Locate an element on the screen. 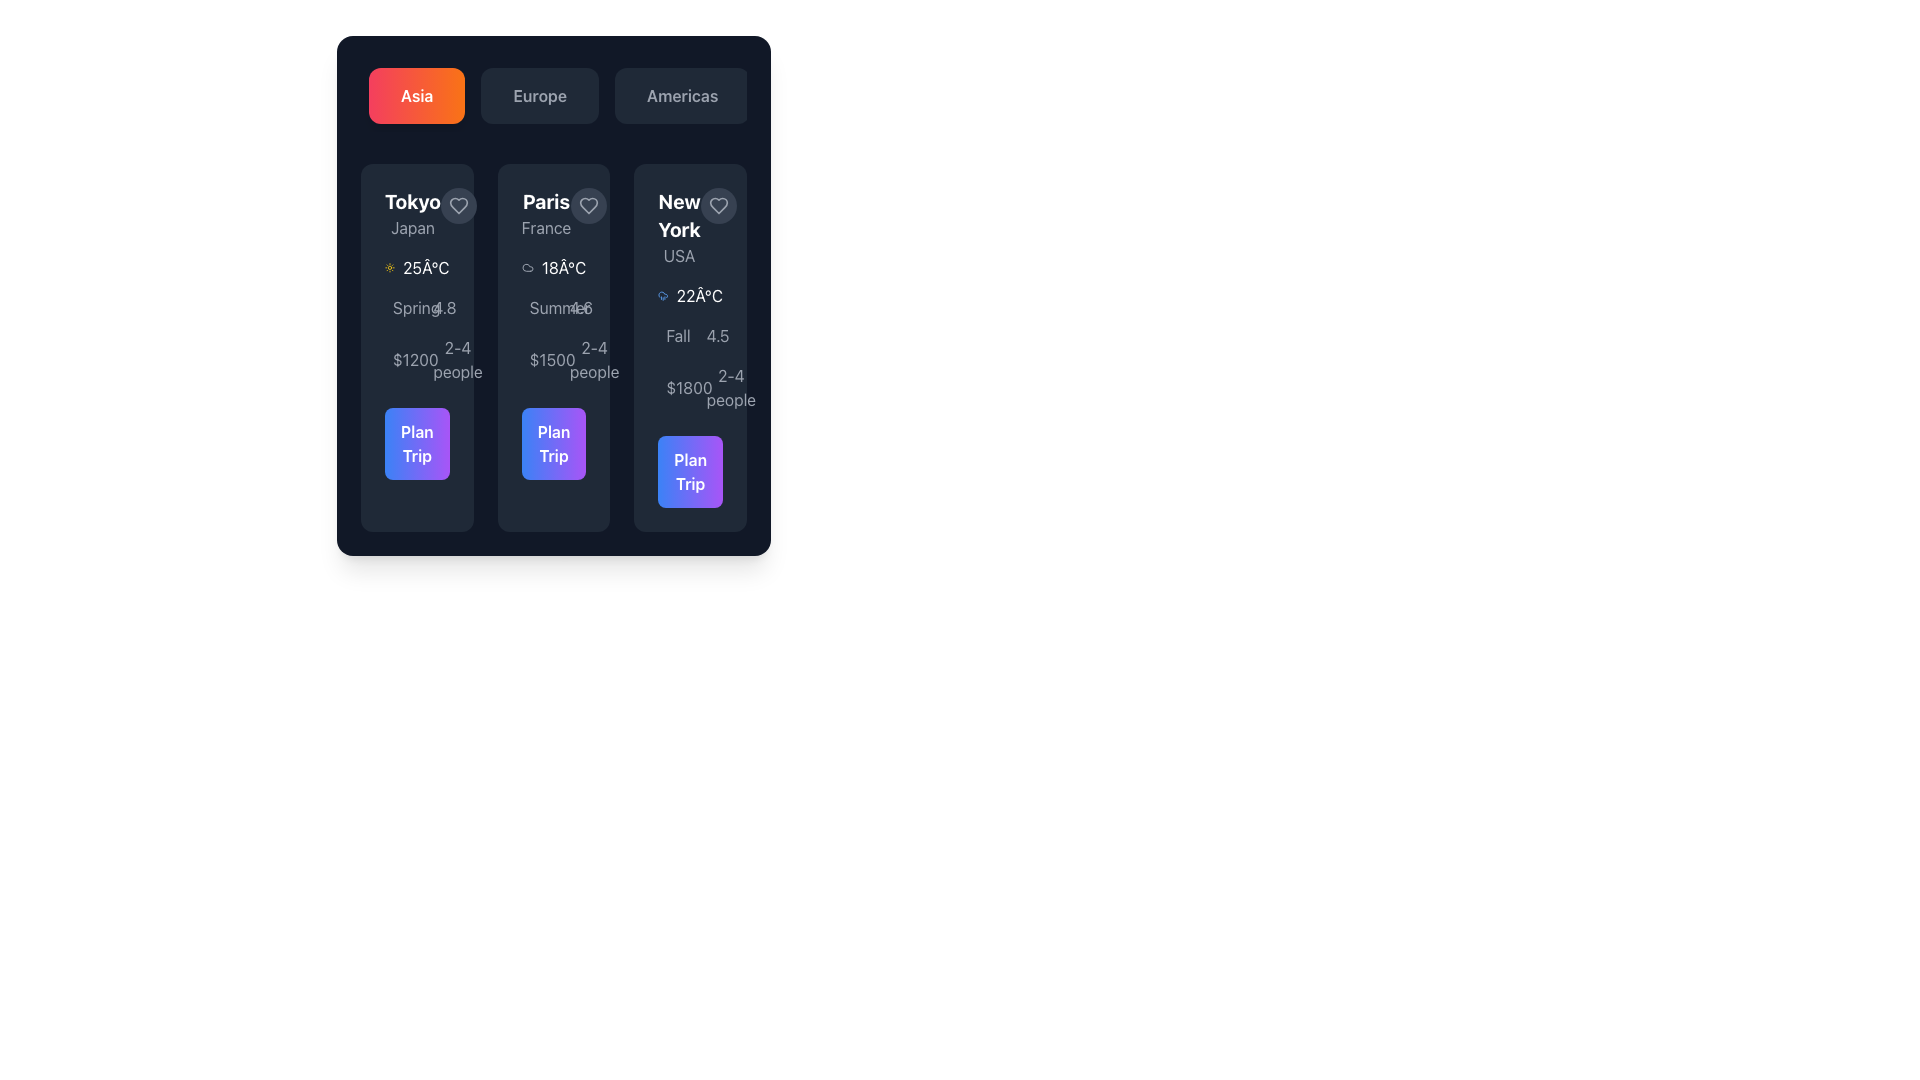 The width and height of the screenshot is (1920, 1080). the static text label indicating the season associated with the New York listing, located under the 'Americas' tab near the temperature information is located at coordinates (670, 334).